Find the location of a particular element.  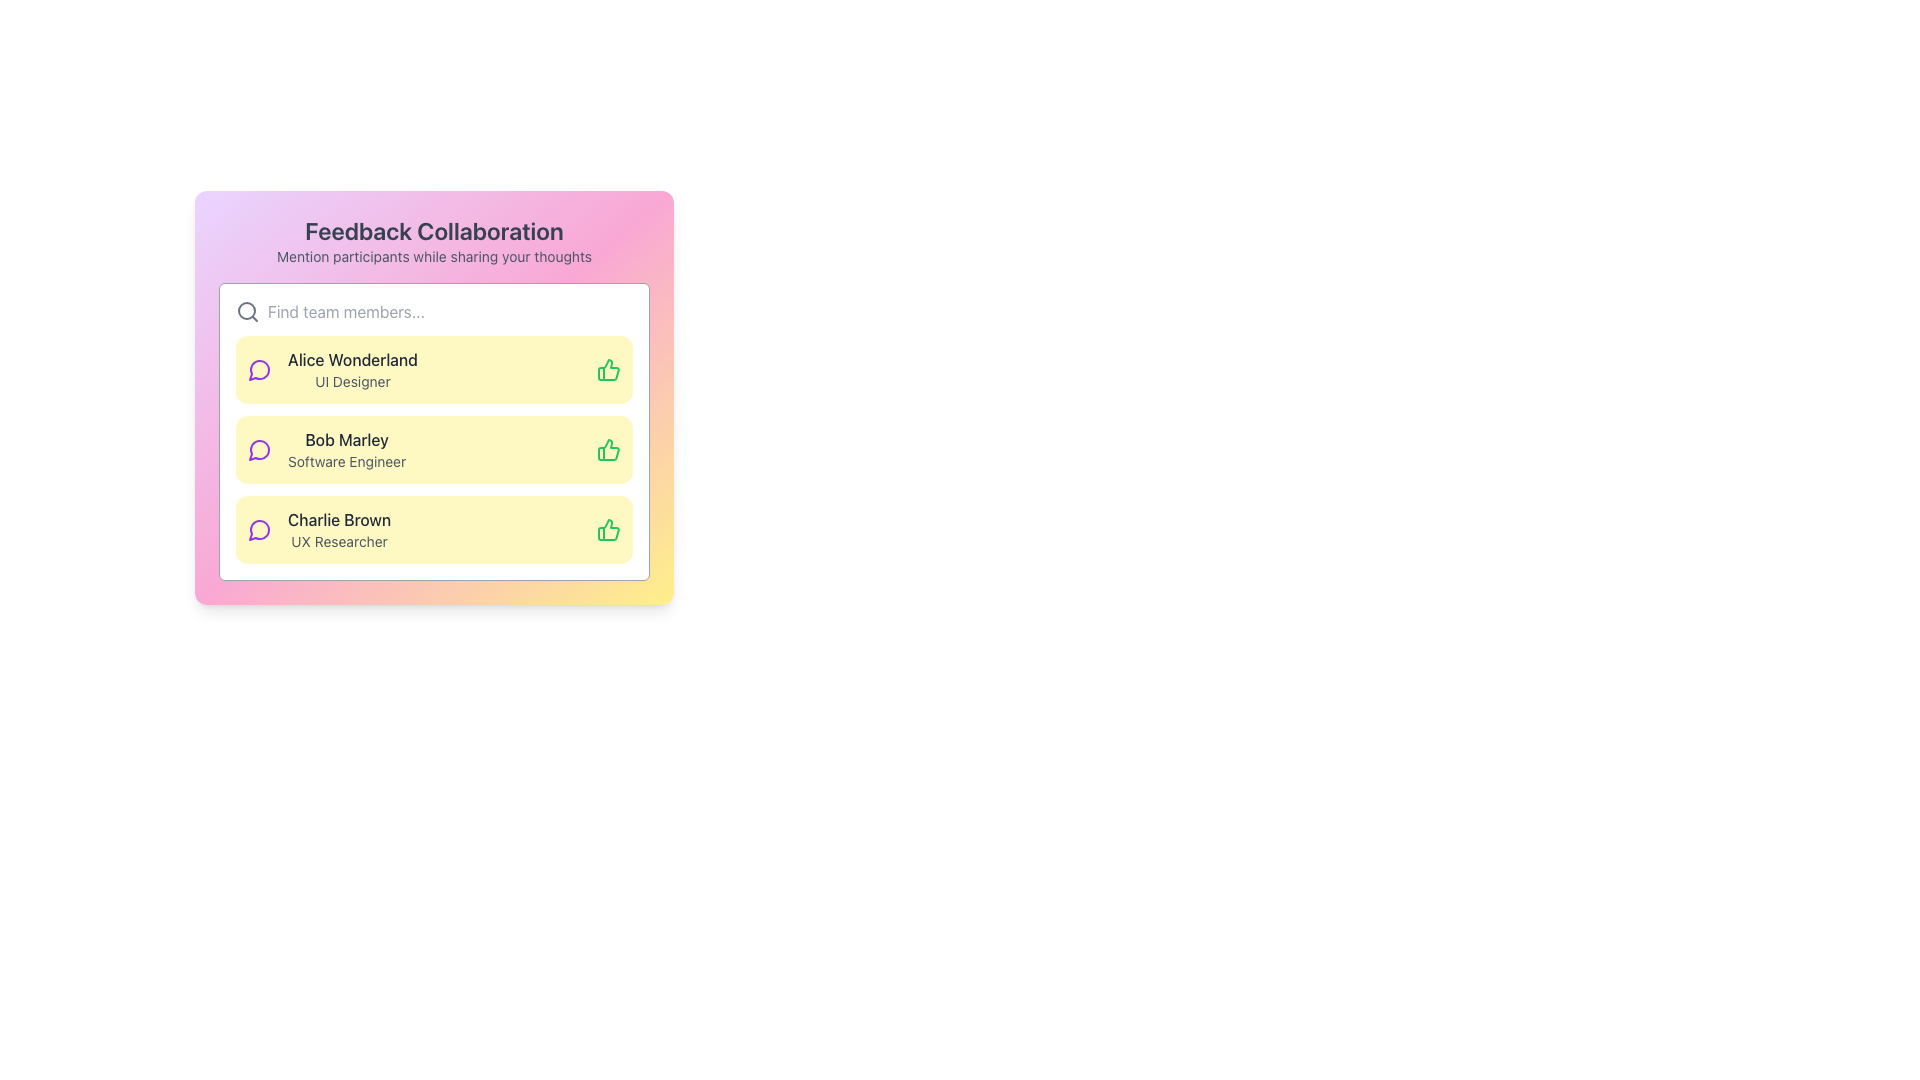

the text display component that shows the name 'Charlie Brown' and title 'UX Researcher', located in the third position of a list within a yellow card is located at coordinates (339, 528).